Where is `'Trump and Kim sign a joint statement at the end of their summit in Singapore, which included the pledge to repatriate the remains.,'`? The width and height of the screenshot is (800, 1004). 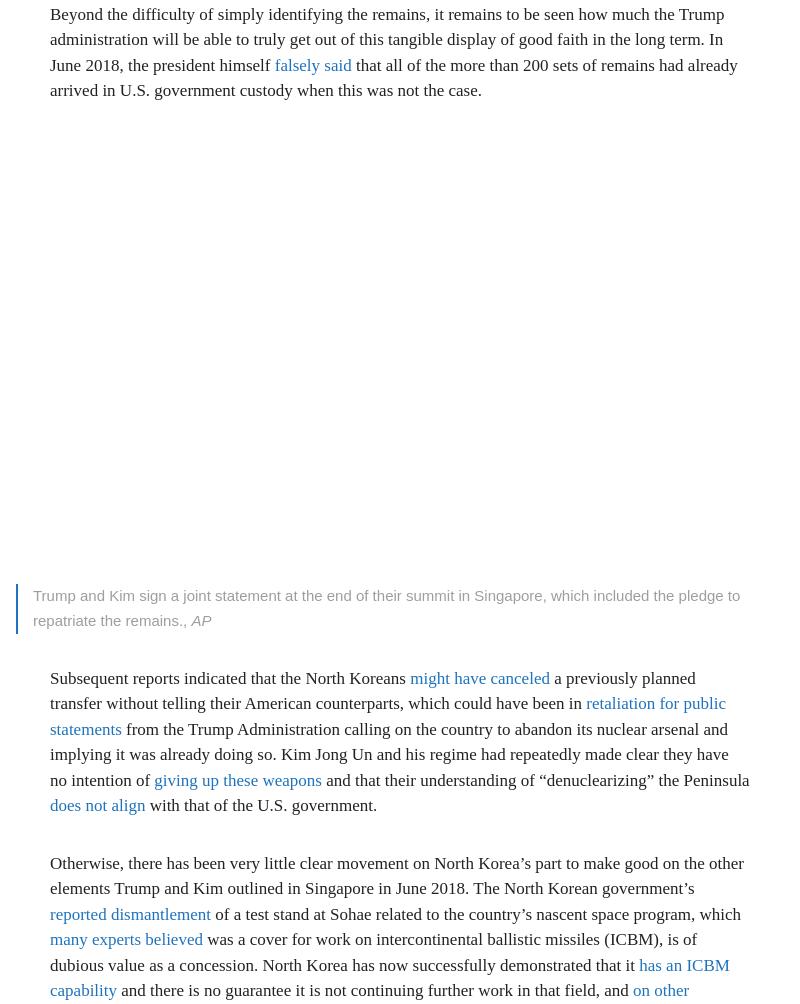 'Trump and Kim sign a joint statement at the end of their summit in Singapore, which included the pledge to repatriate the remains.,' is located at coordinates (385, 607).